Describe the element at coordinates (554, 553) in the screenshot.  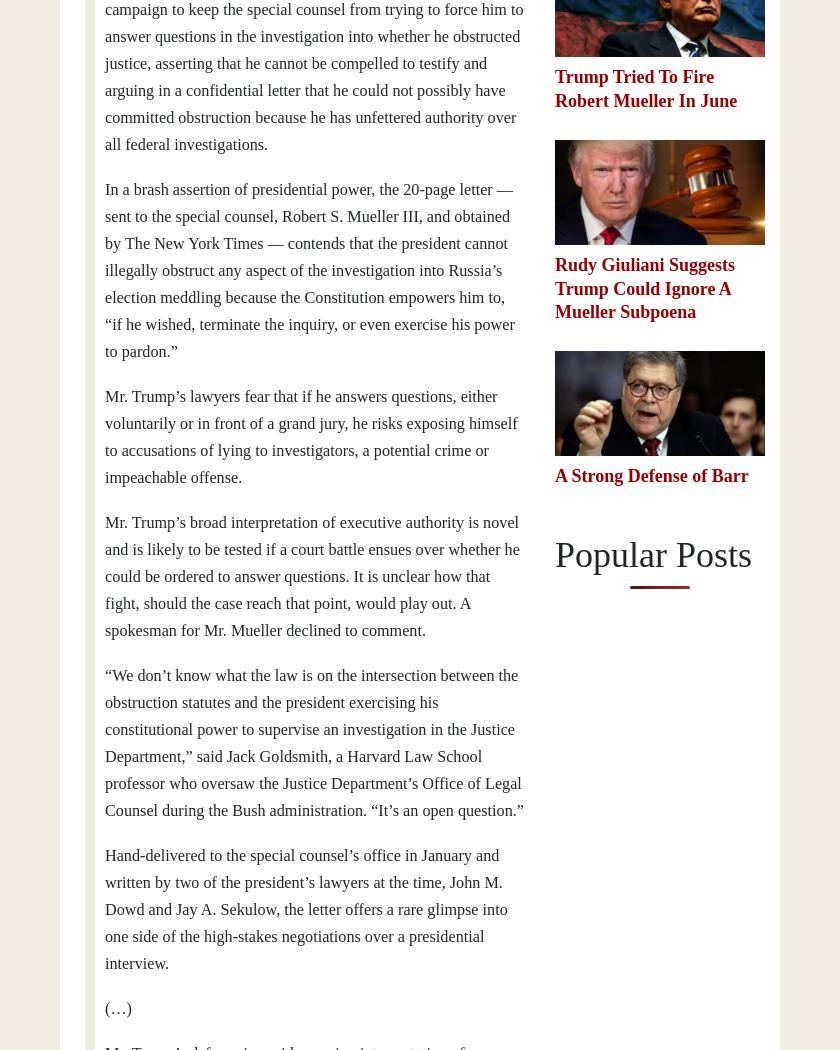
I see `'Popular Posts'` at that location.